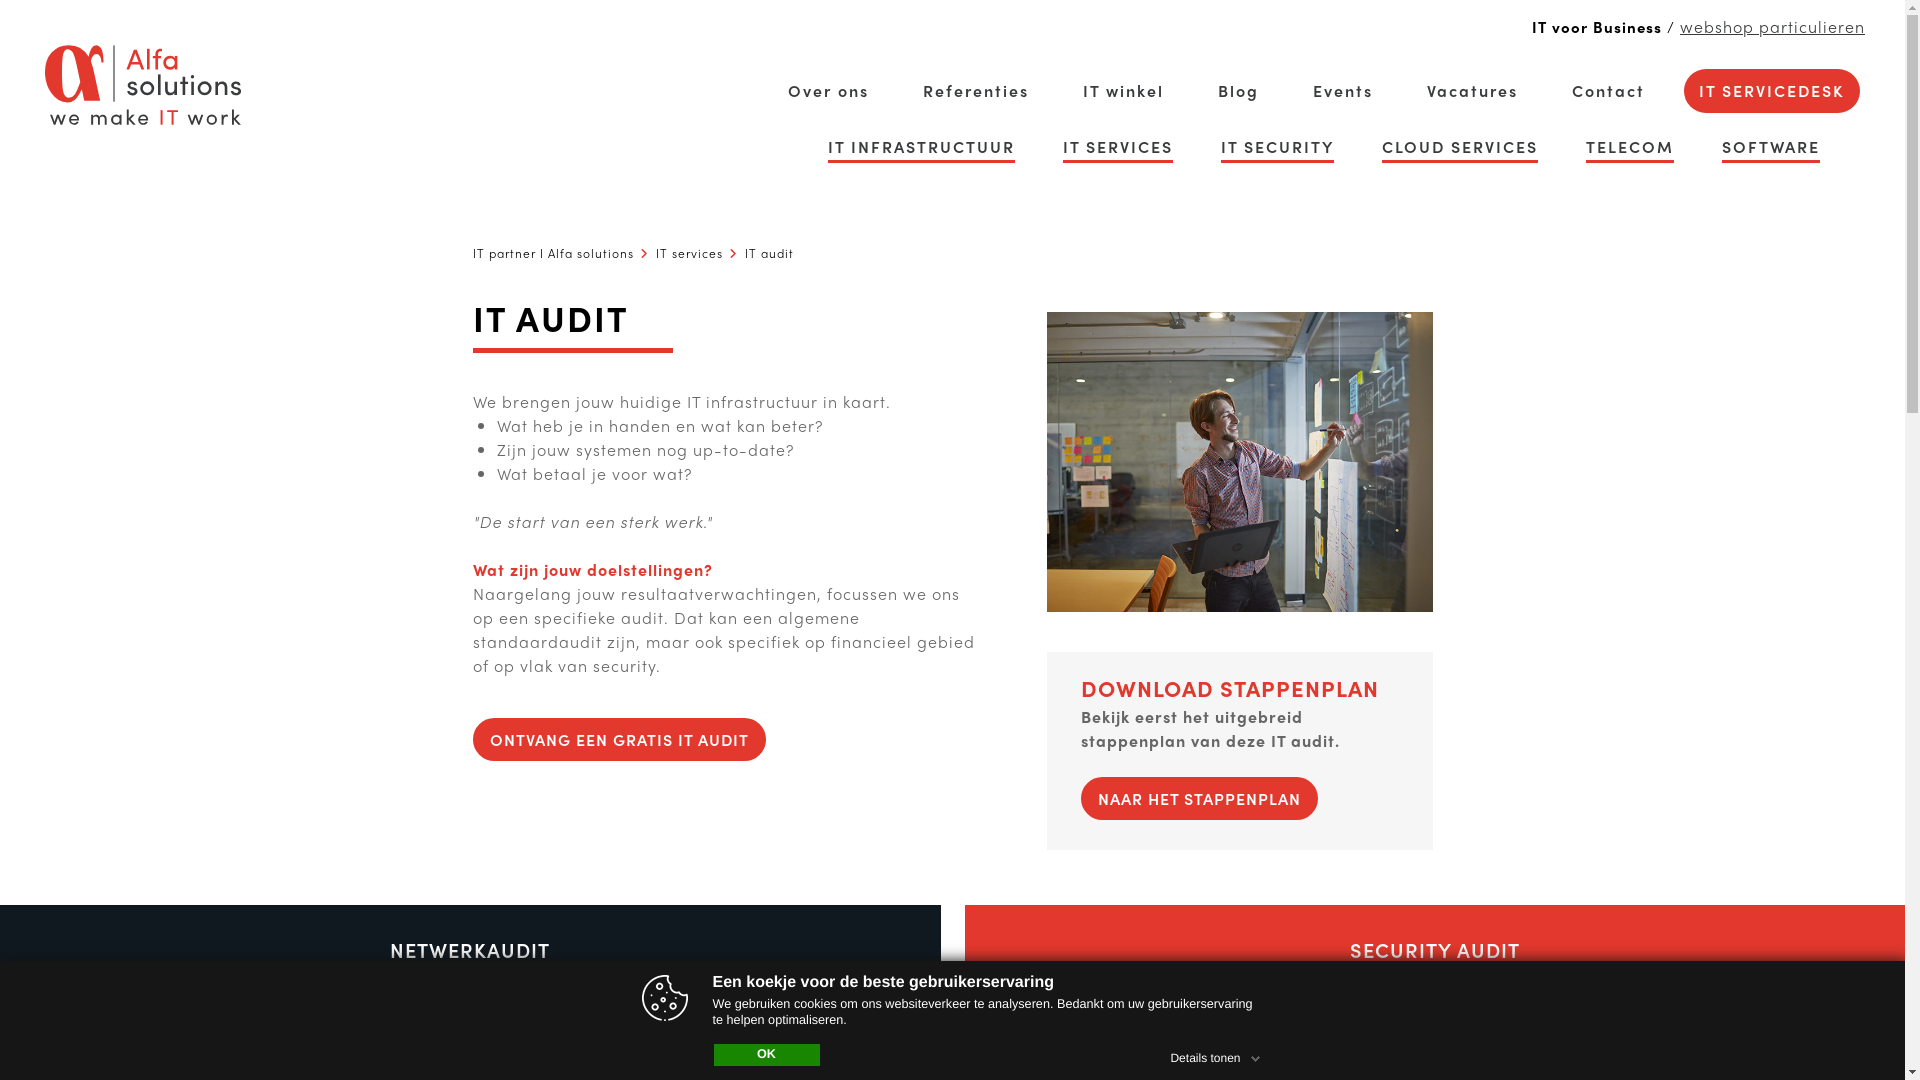 Image resolution: width=1920 pixels, height=1080 pixels. I want to click on 'Over ons', so click(828, 91).